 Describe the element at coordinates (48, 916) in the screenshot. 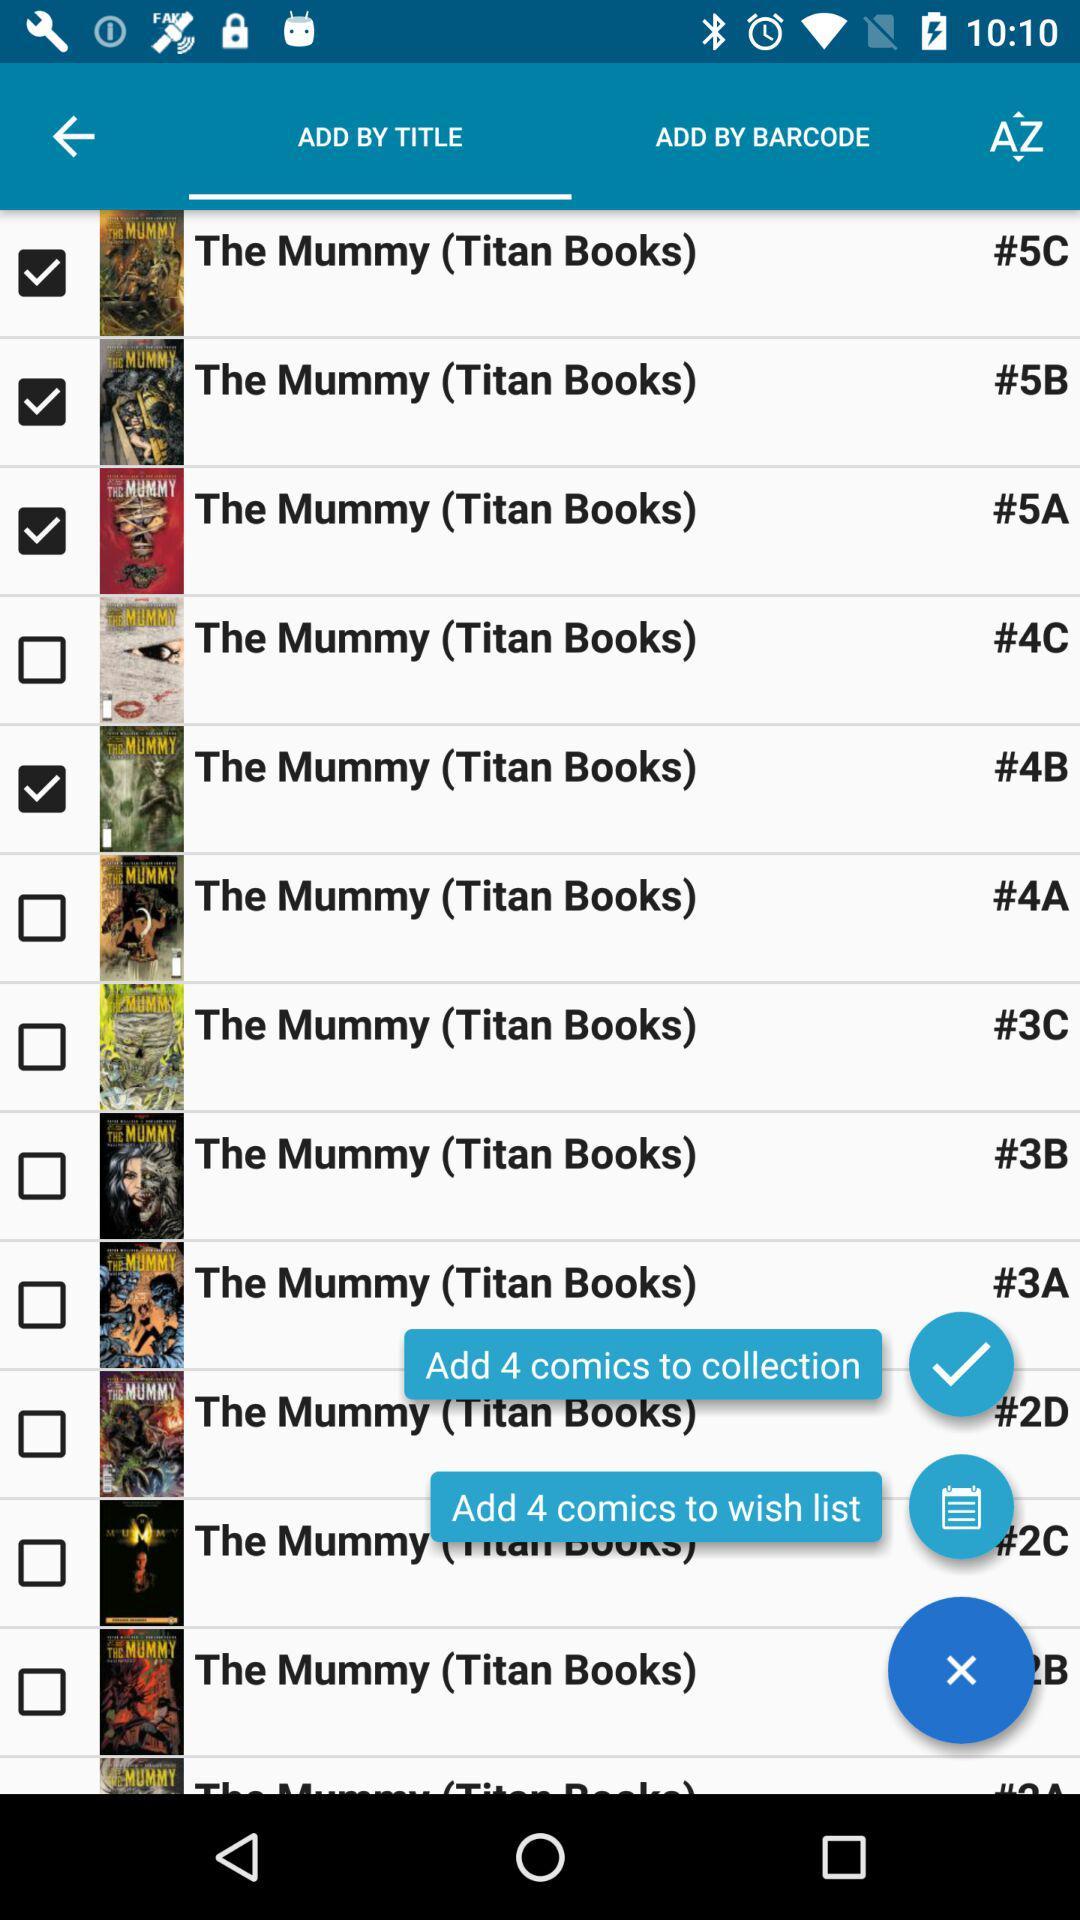

I see `comic` at that location.